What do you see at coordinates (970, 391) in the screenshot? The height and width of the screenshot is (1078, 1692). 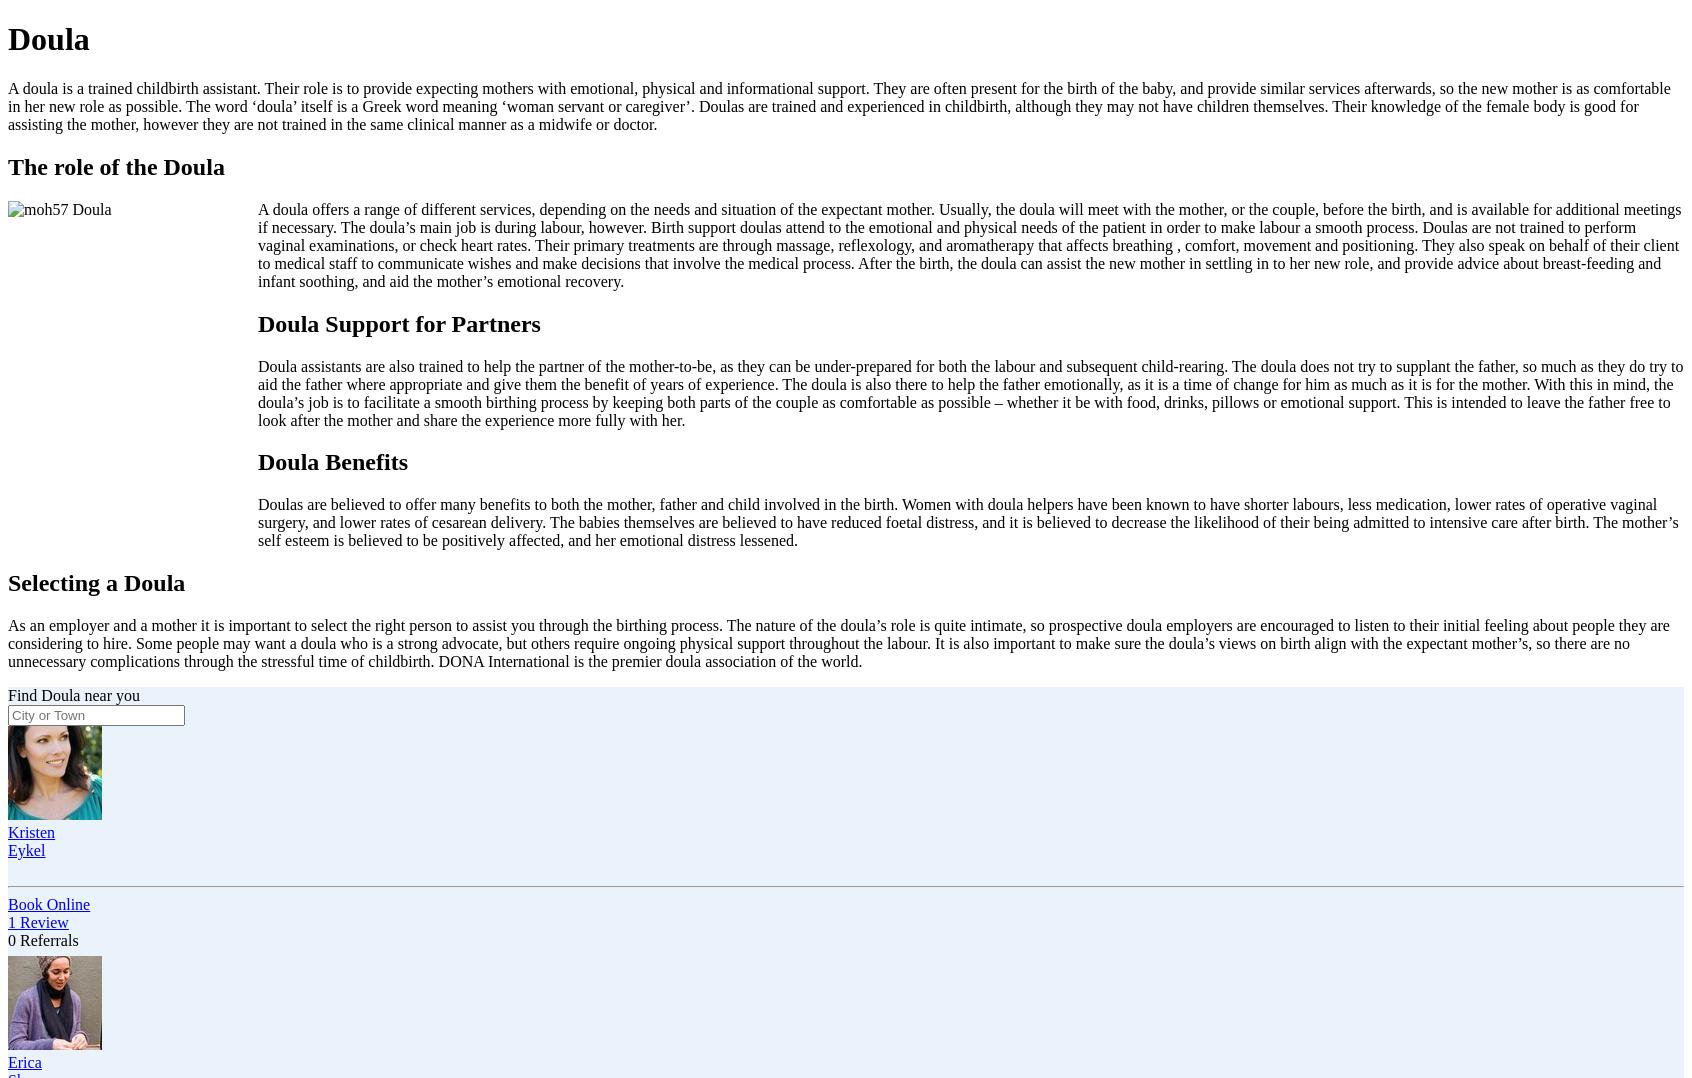 I see `'Doula assistants are also trained to help the partner of the mother-to-be, as they can be under-prepared for both the labour and subsequent child-rearing. The doula does not try to supplant the father, so much as they do try to aid the father where appropriate and give them the benefit of years of experience. The doula is also there to help the father emotionally, as it is a time of change for him as much as it is for the mother. With this in mind, the doula’s job is to facilitate a smooth birthing process by keeping both parts of the couple as comfortable as possible – whether it be with food, drinks, pillows or emotional support. This is intended to leave the father free to look after the mother and share the experience more fully with her.'` at bounding box center [970, 391].